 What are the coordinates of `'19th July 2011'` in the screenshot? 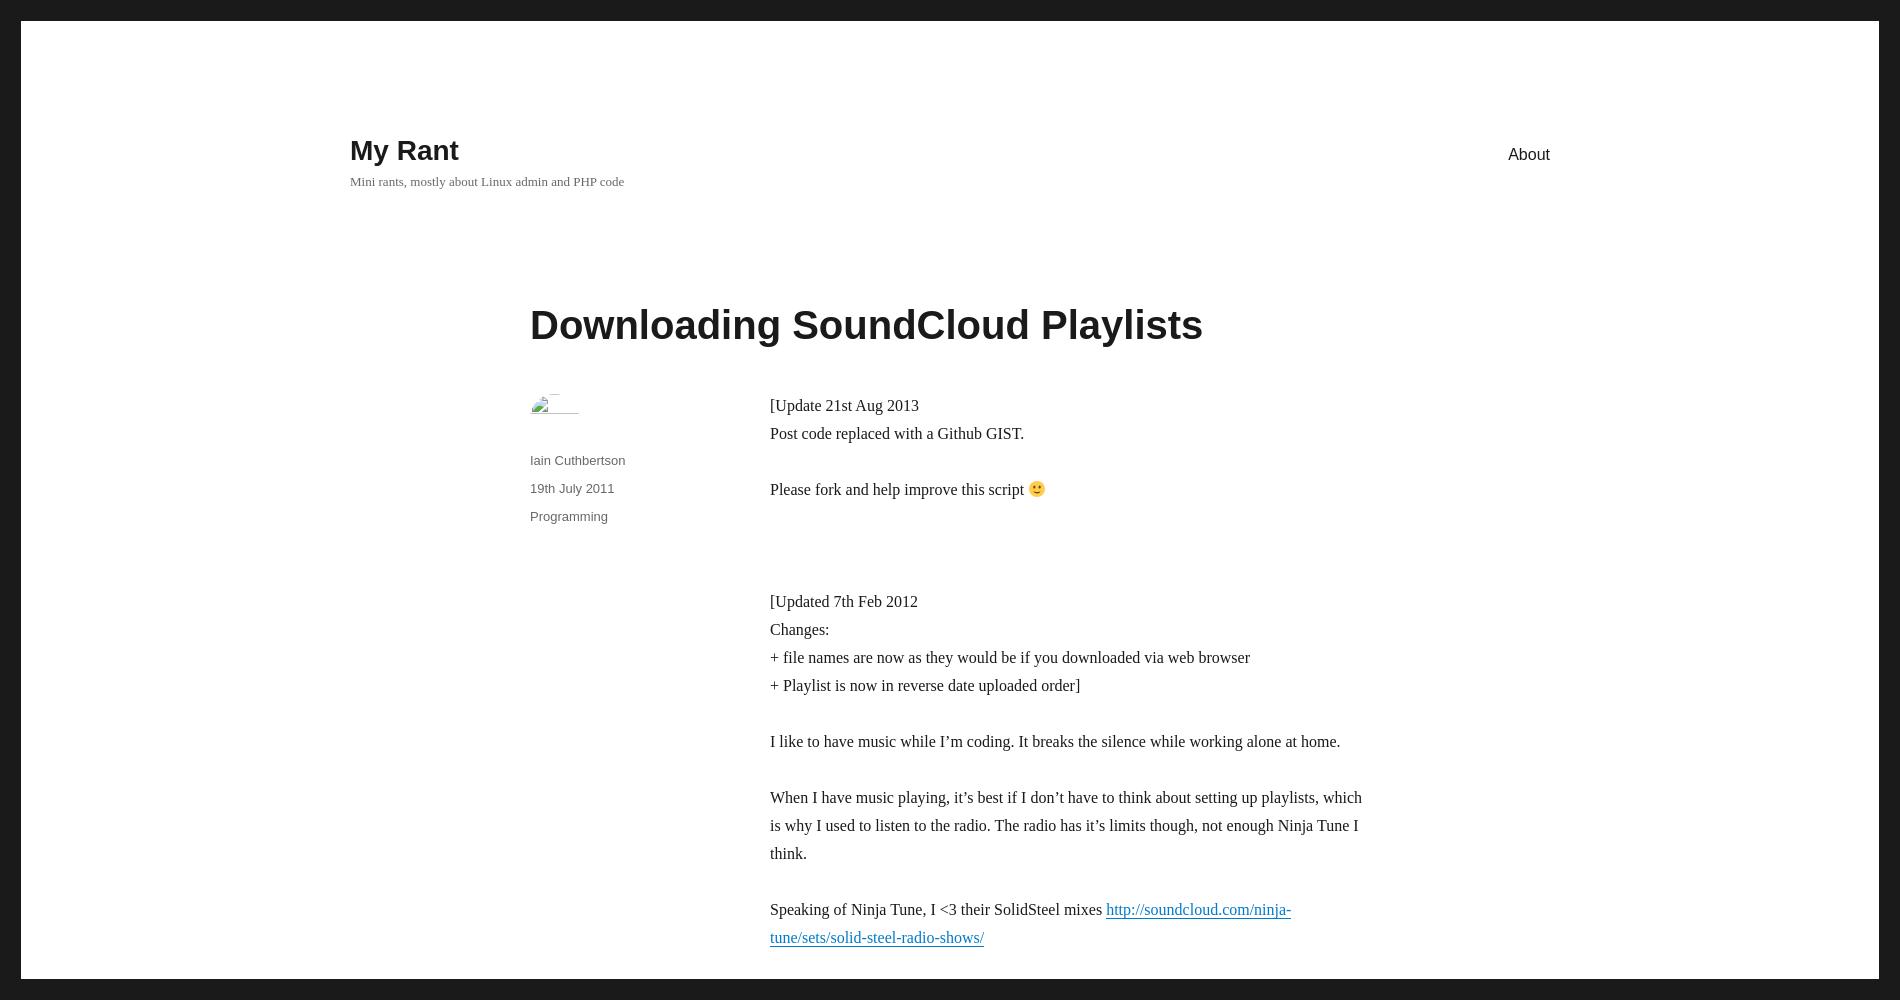 It's located at (572, 487).